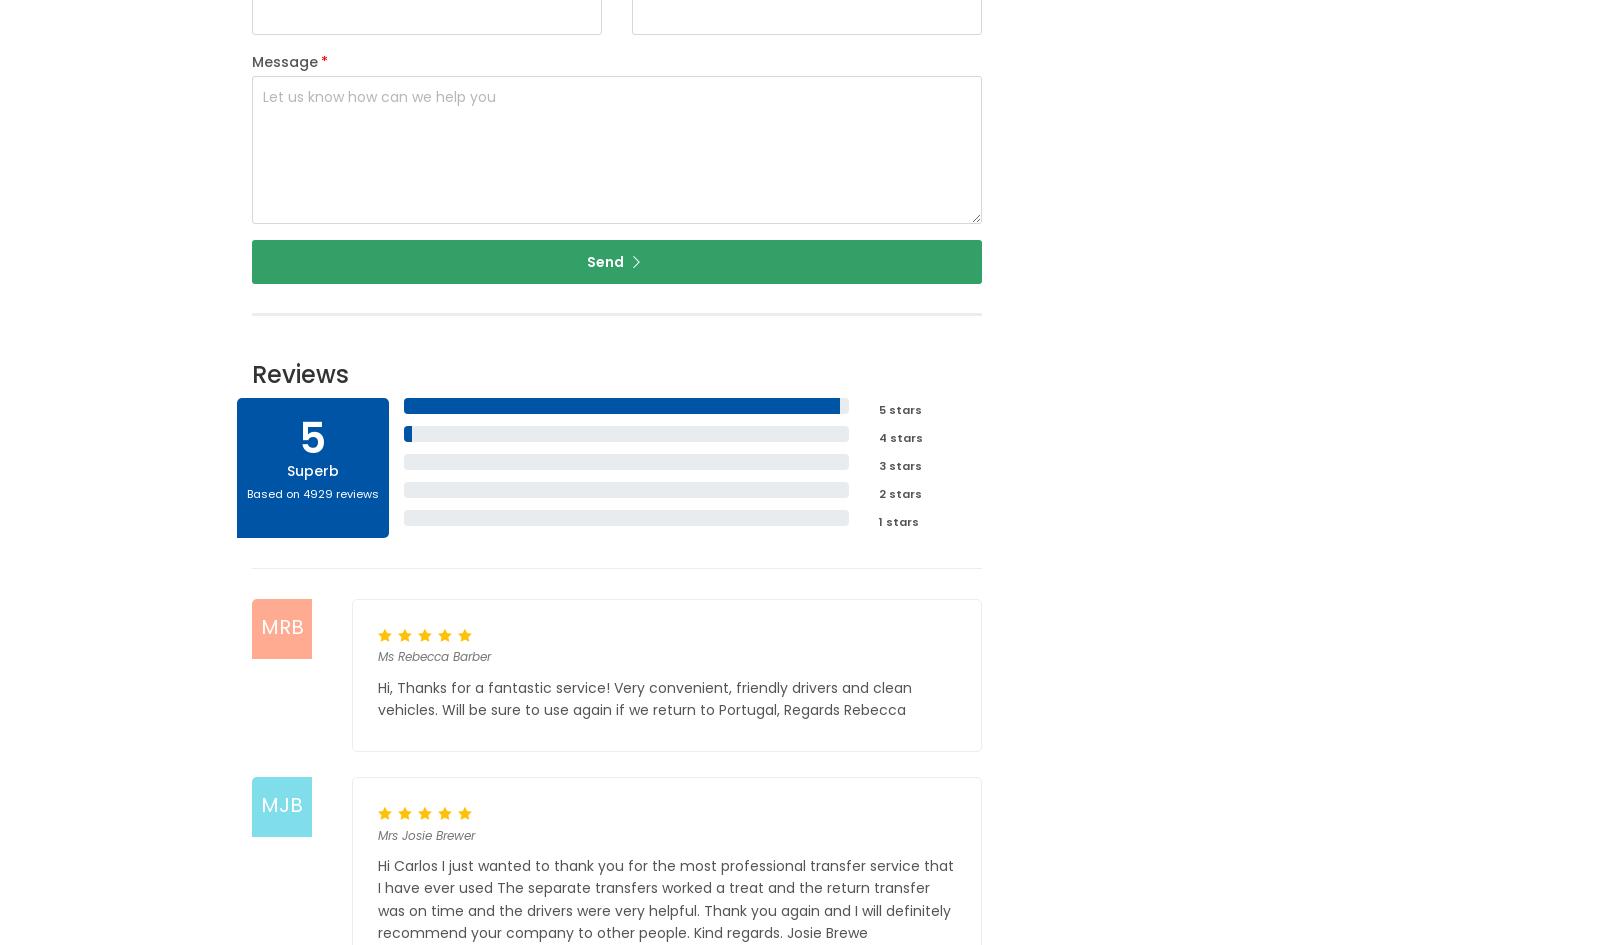  I want to click on 'Message', so click(249, 61).